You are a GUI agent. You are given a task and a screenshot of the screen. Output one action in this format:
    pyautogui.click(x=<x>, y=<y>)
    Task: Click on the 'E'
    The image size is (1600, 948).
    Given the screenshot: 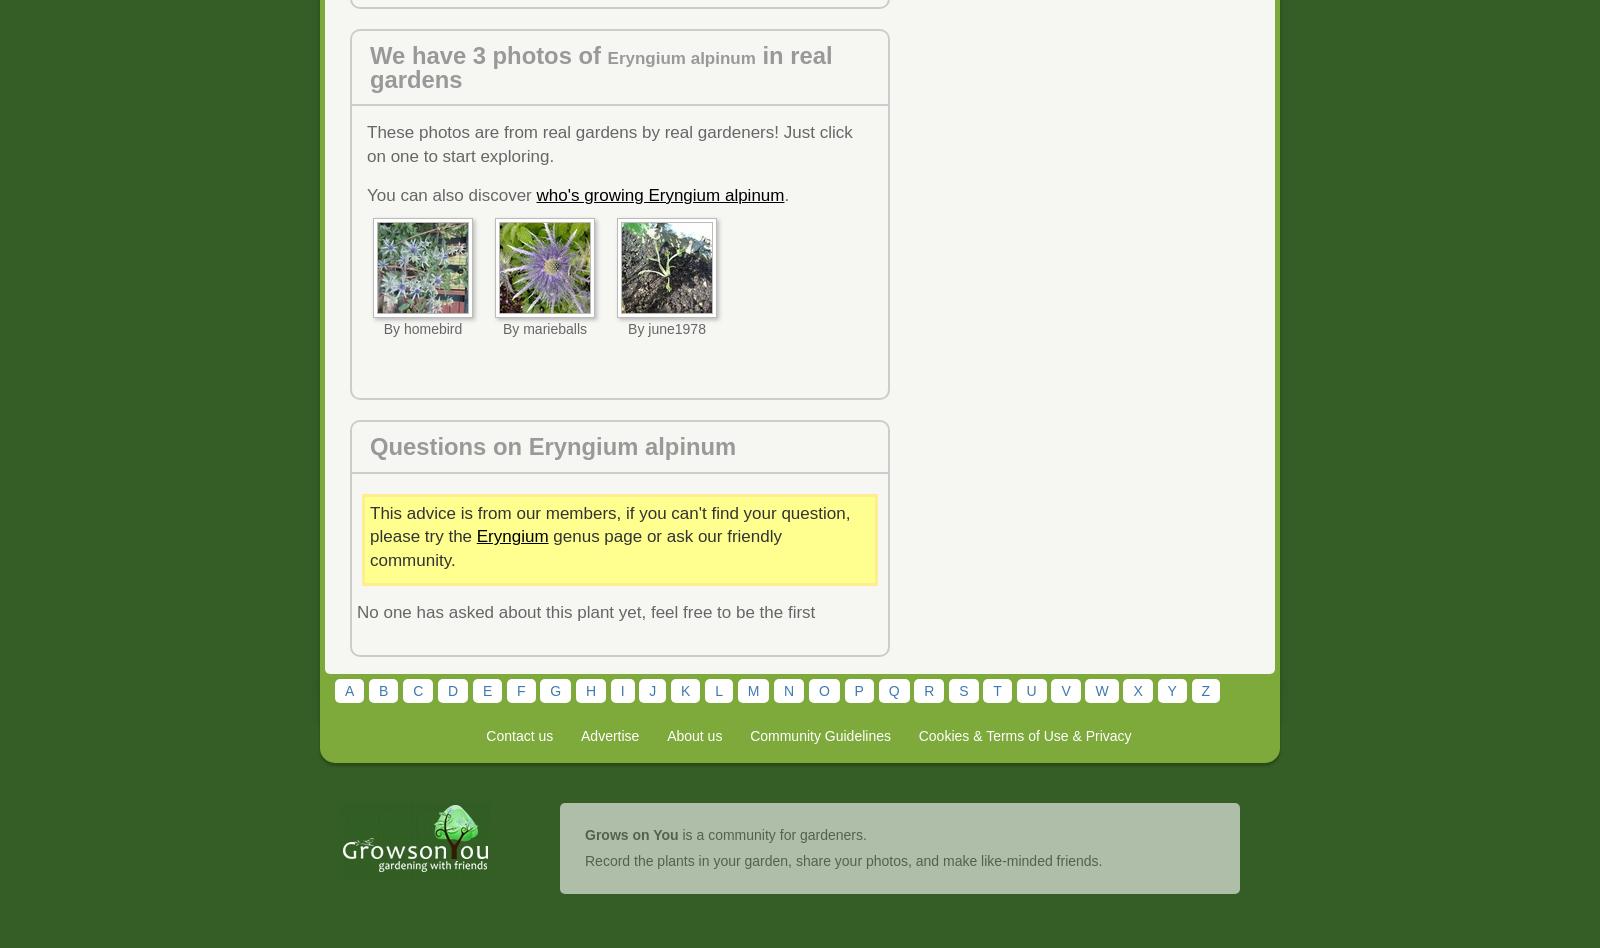 What is the action you would take?
    pyautogui.click(x=481, y=688)
    